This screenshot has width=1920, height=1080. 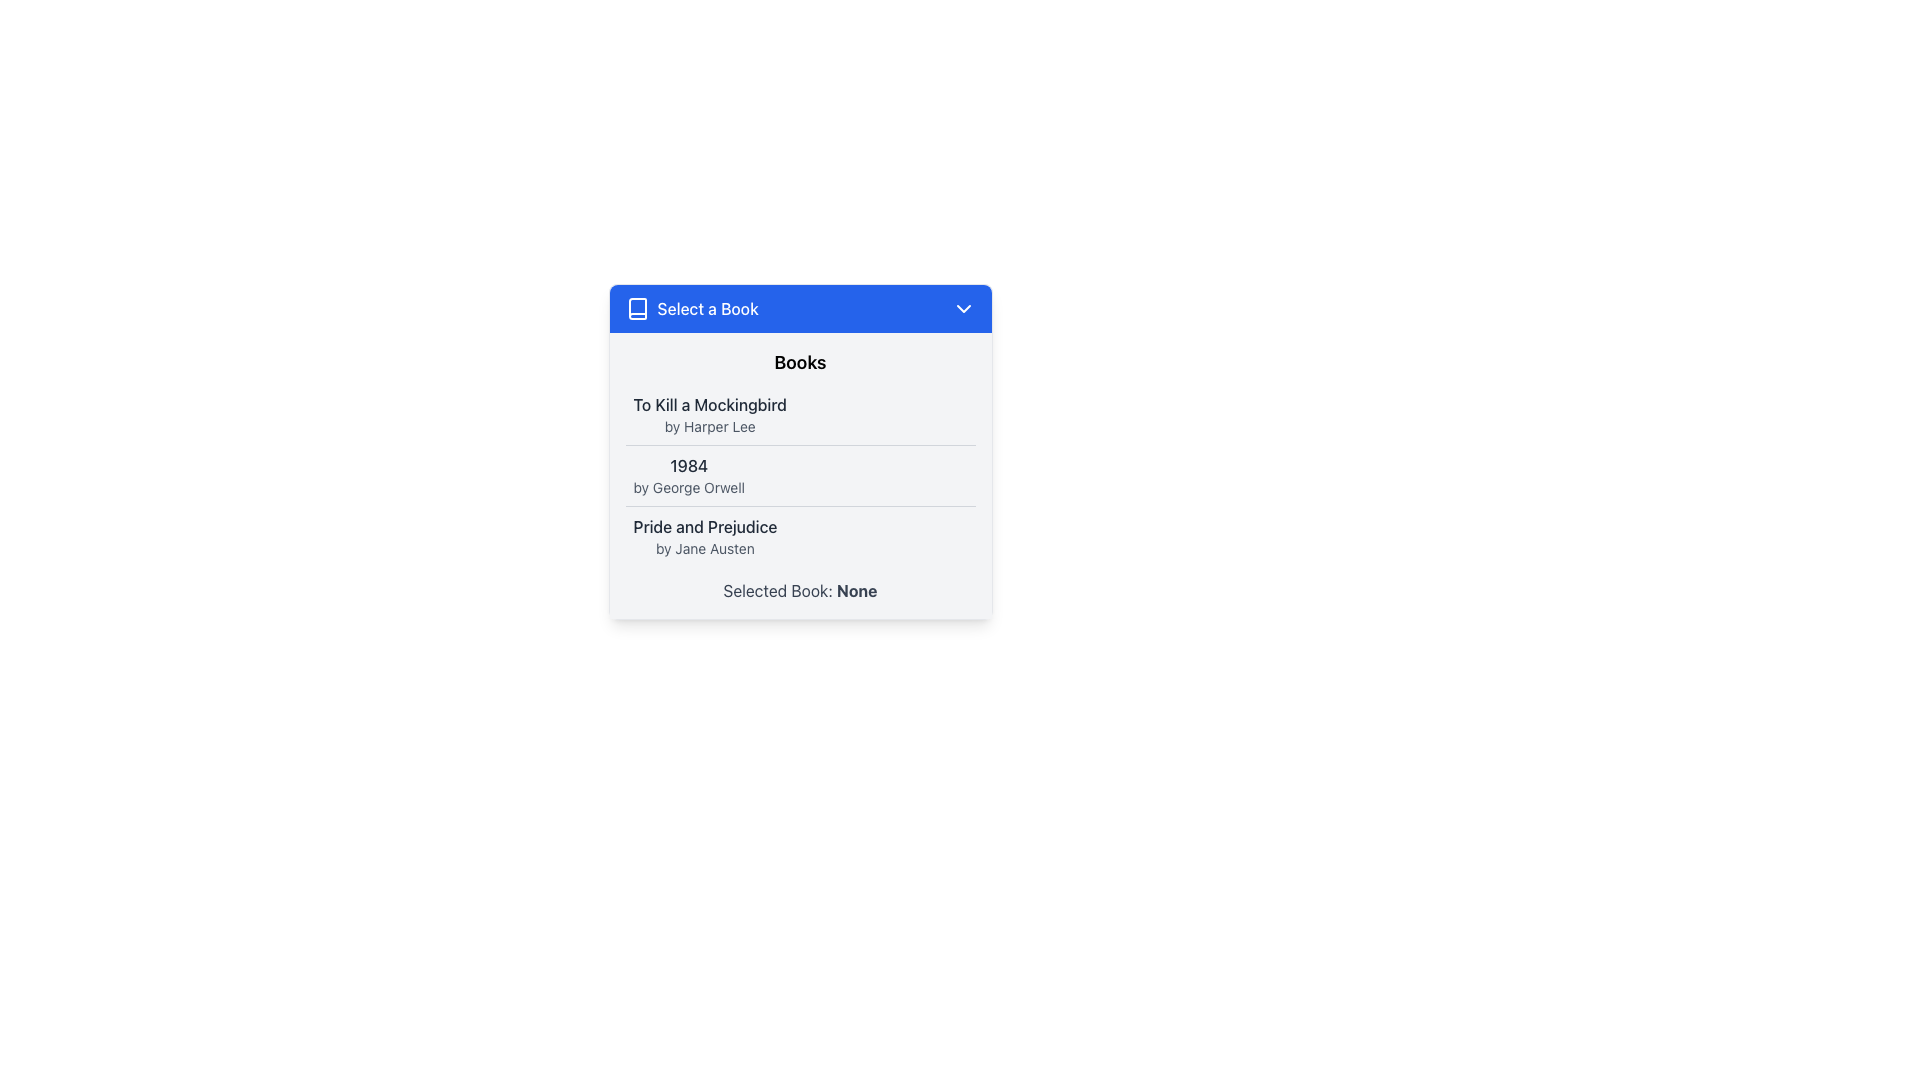 I want to click on the selectable list item for '1984 by George Orwell' located in the vertical list, positioned between 'To Kill a Mockingbird by Harper Lee' and 'Pride and Prejudice by Jane Austen', so click(x=800, y=475).